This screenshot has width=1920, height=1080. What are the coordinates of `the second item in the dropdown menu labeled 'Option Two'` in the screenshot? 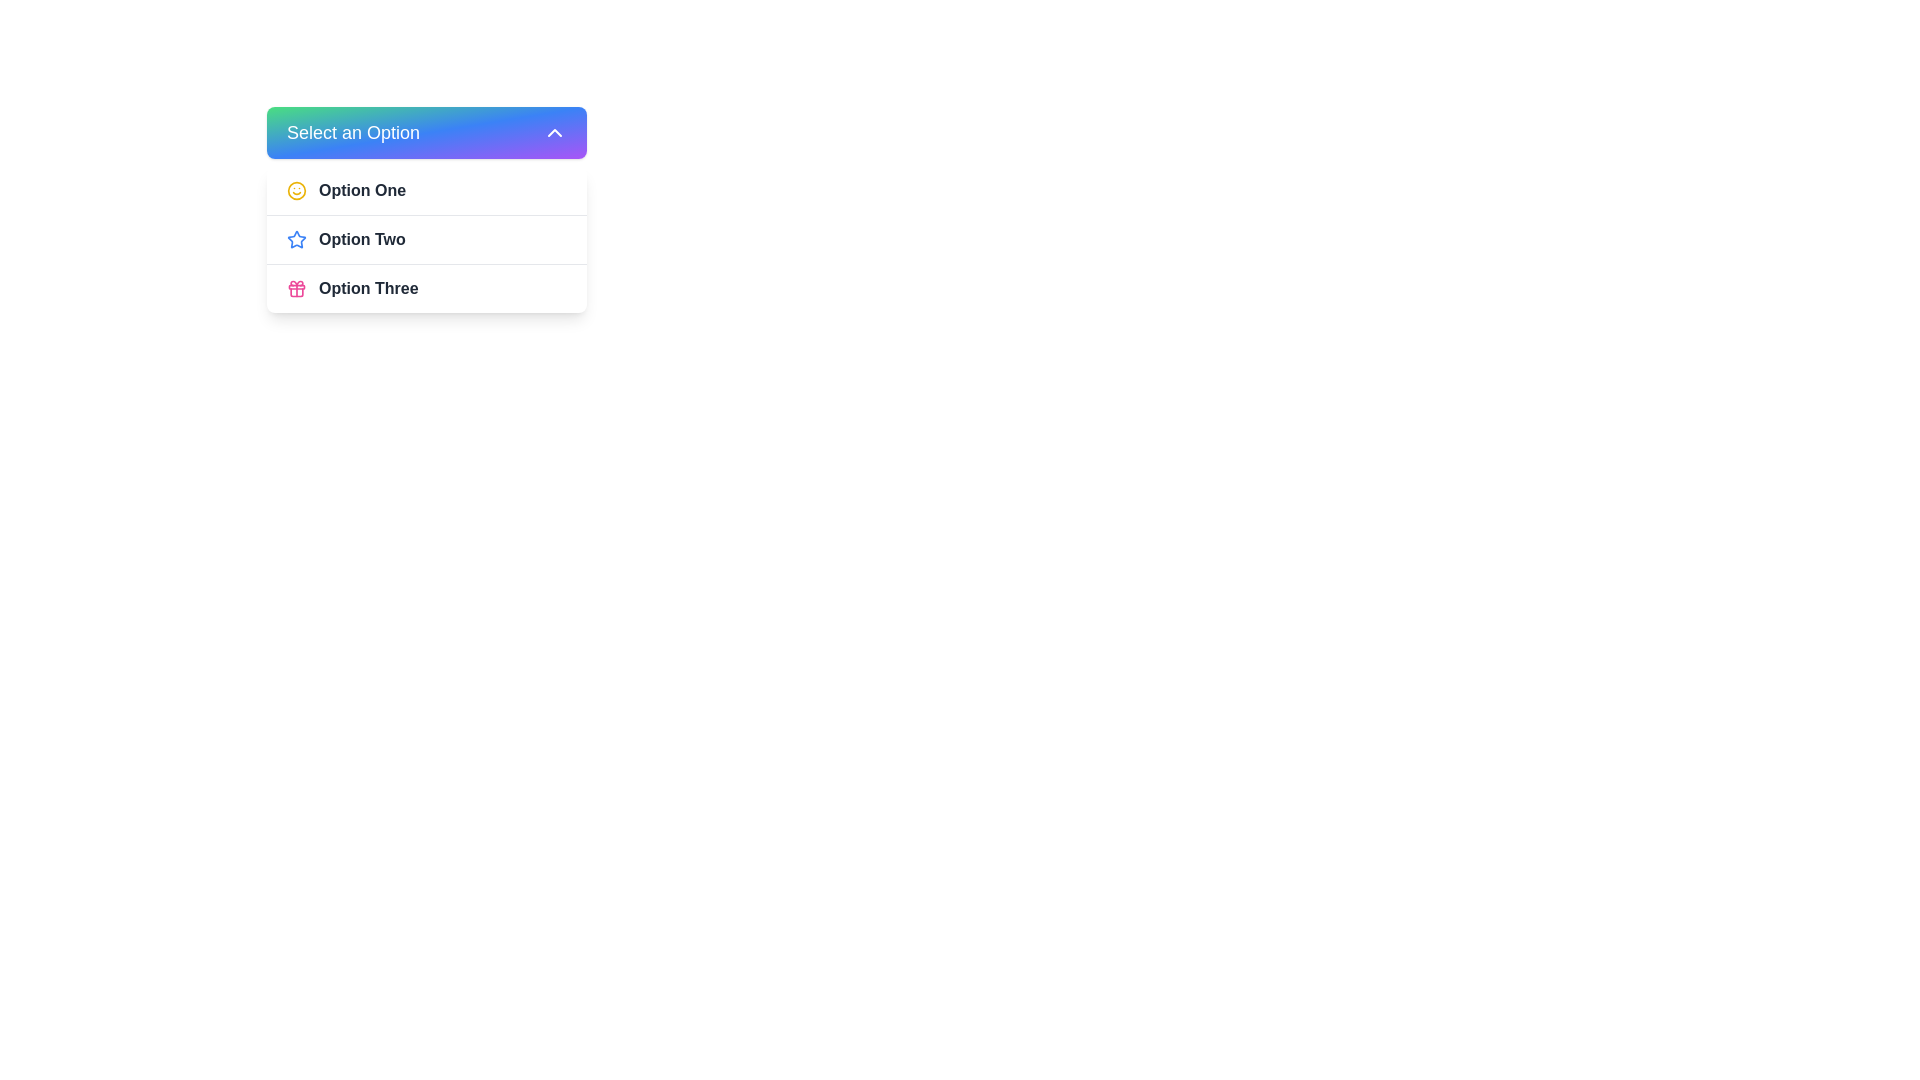 It's located at (426, 238).